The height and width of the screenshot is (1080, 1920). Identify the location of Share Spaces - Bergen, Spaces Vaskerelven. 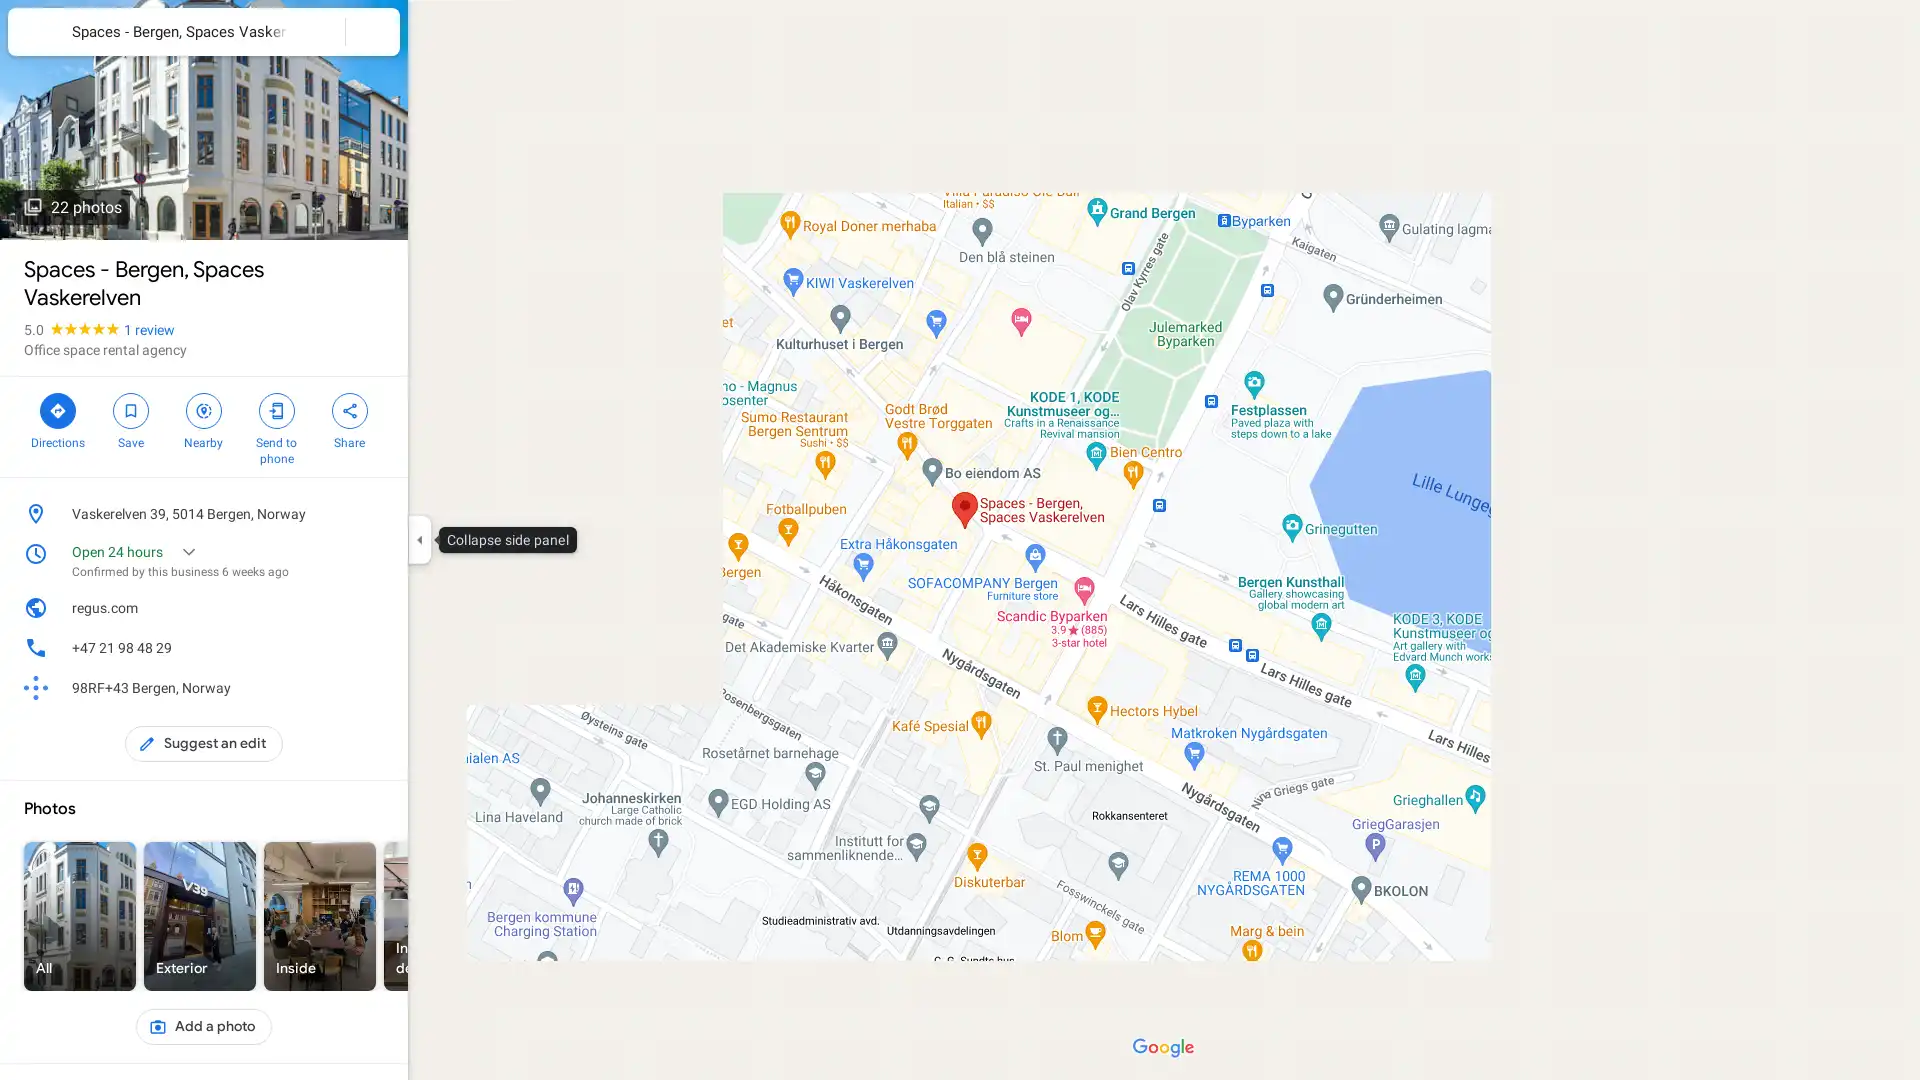
(349, 418).